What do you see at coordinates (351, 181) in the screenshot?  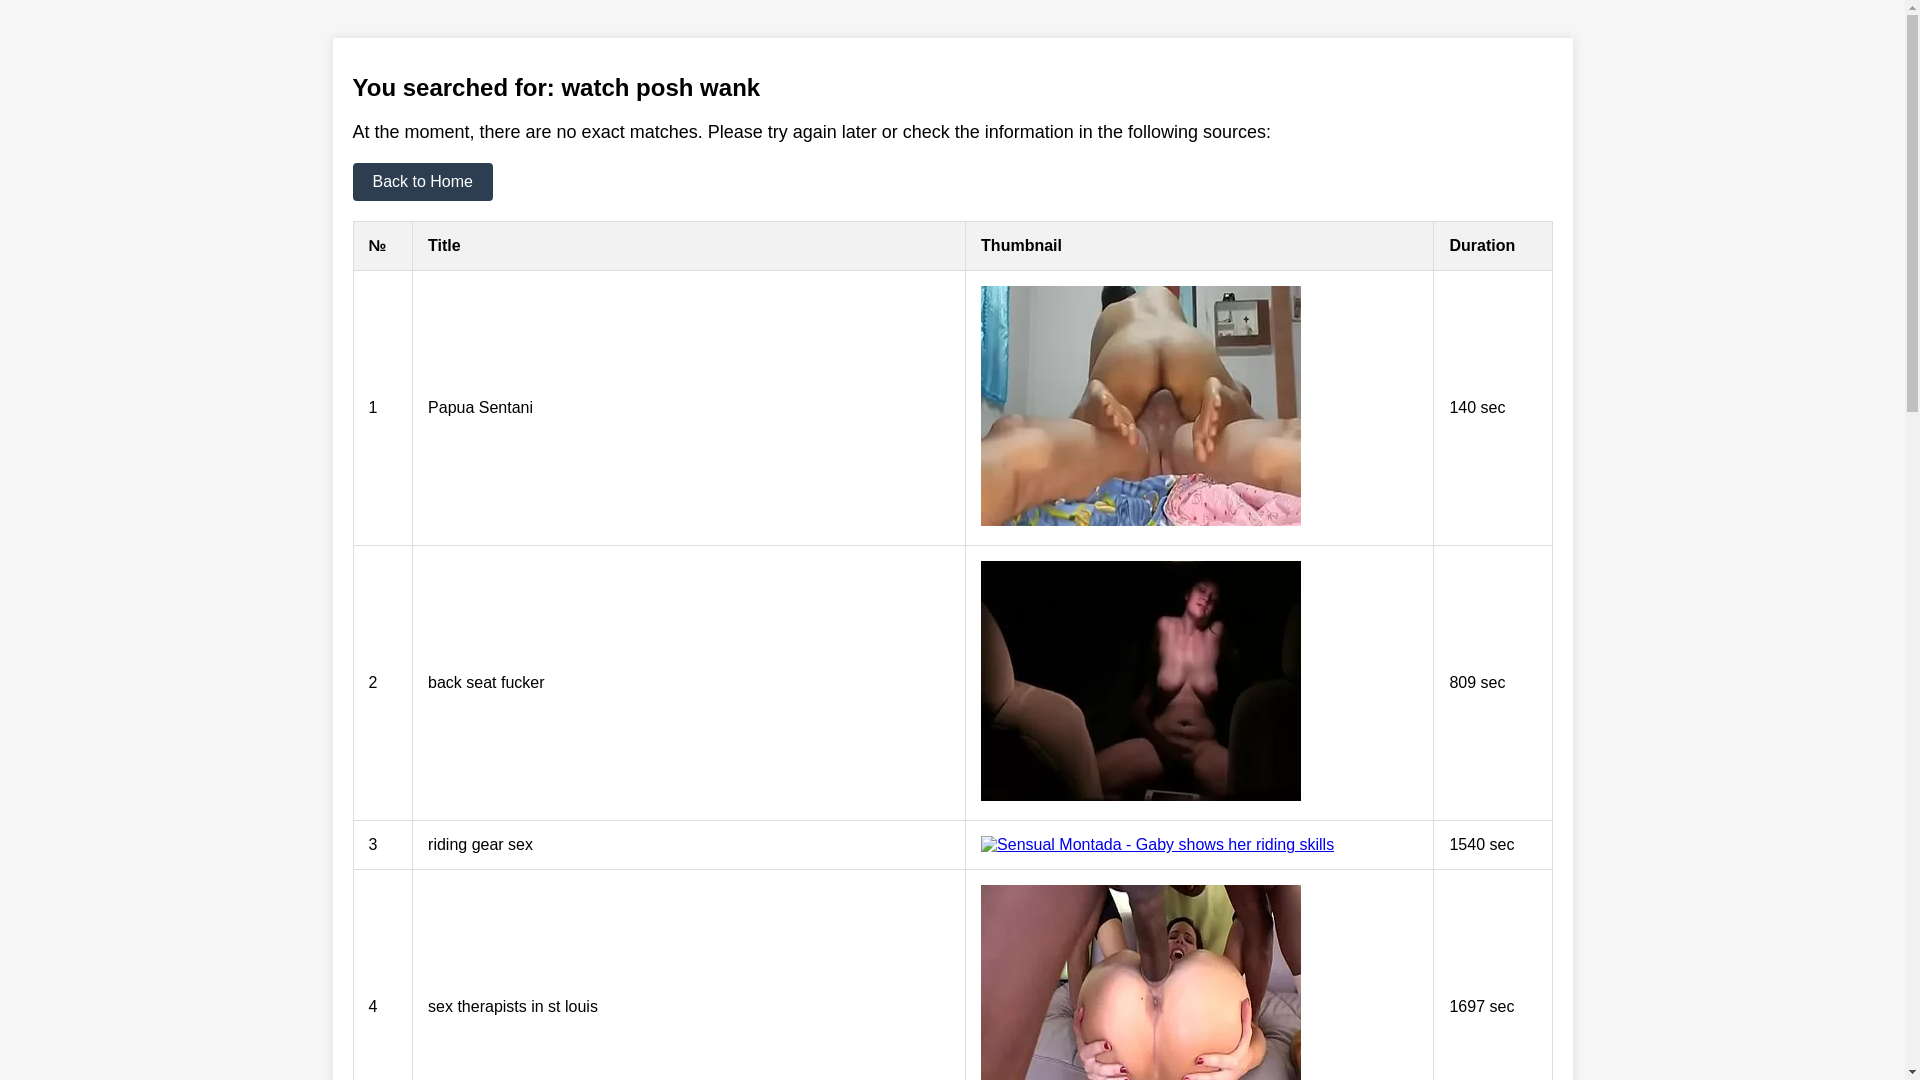 I see `'Back to Home'` at bounding box center [351, 181].